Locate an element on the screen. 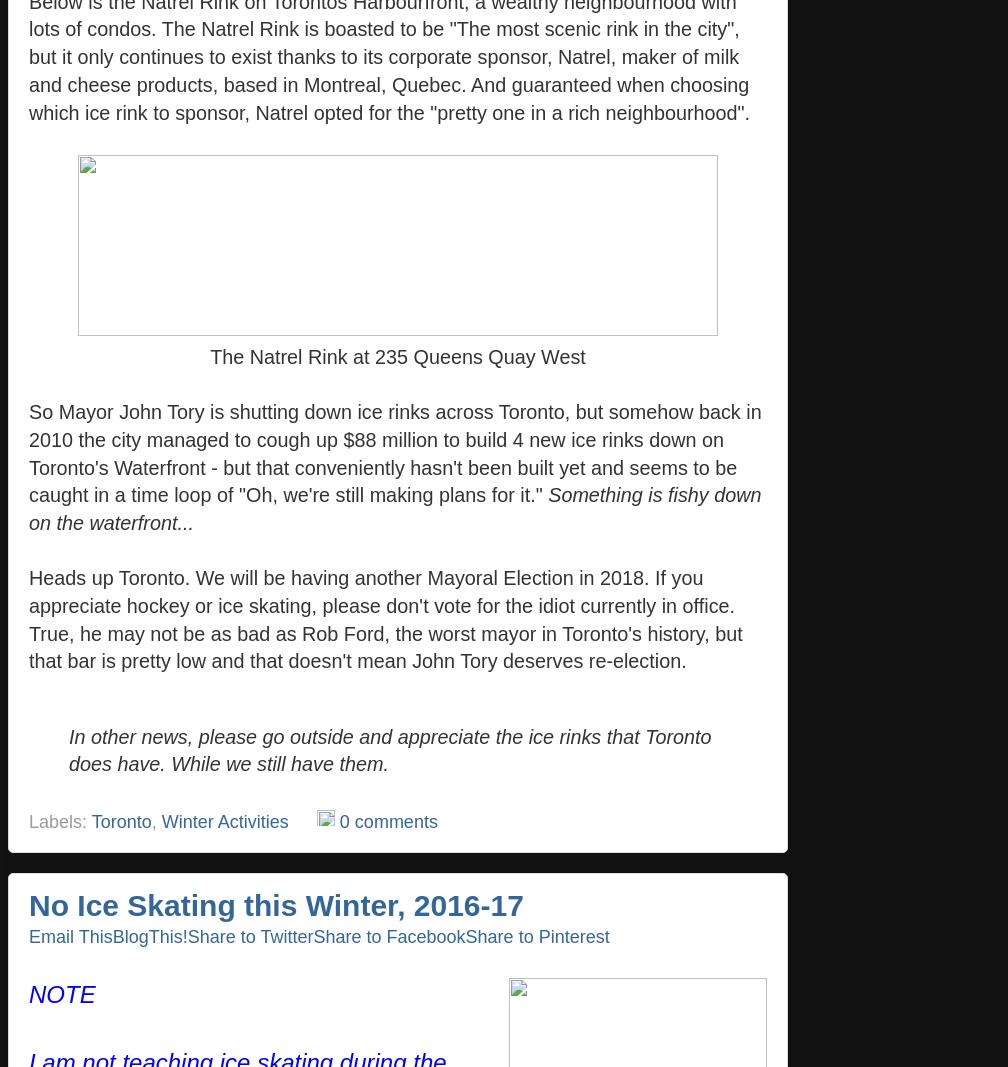 The height and width of the screenshot is (1067, 1008). 'Heads up Toronto. We will be having another Mayoral Election in 2018. If you appreciate hockey or ice skating, please don't vote for the idiot currently in office. True, he may not be as bad as Rob Ford, the worst mayor in Toronto's history, but that bar is pretty low and that doesn't mean John Tory deserves re-election.' is located at coordinates (29, 619).